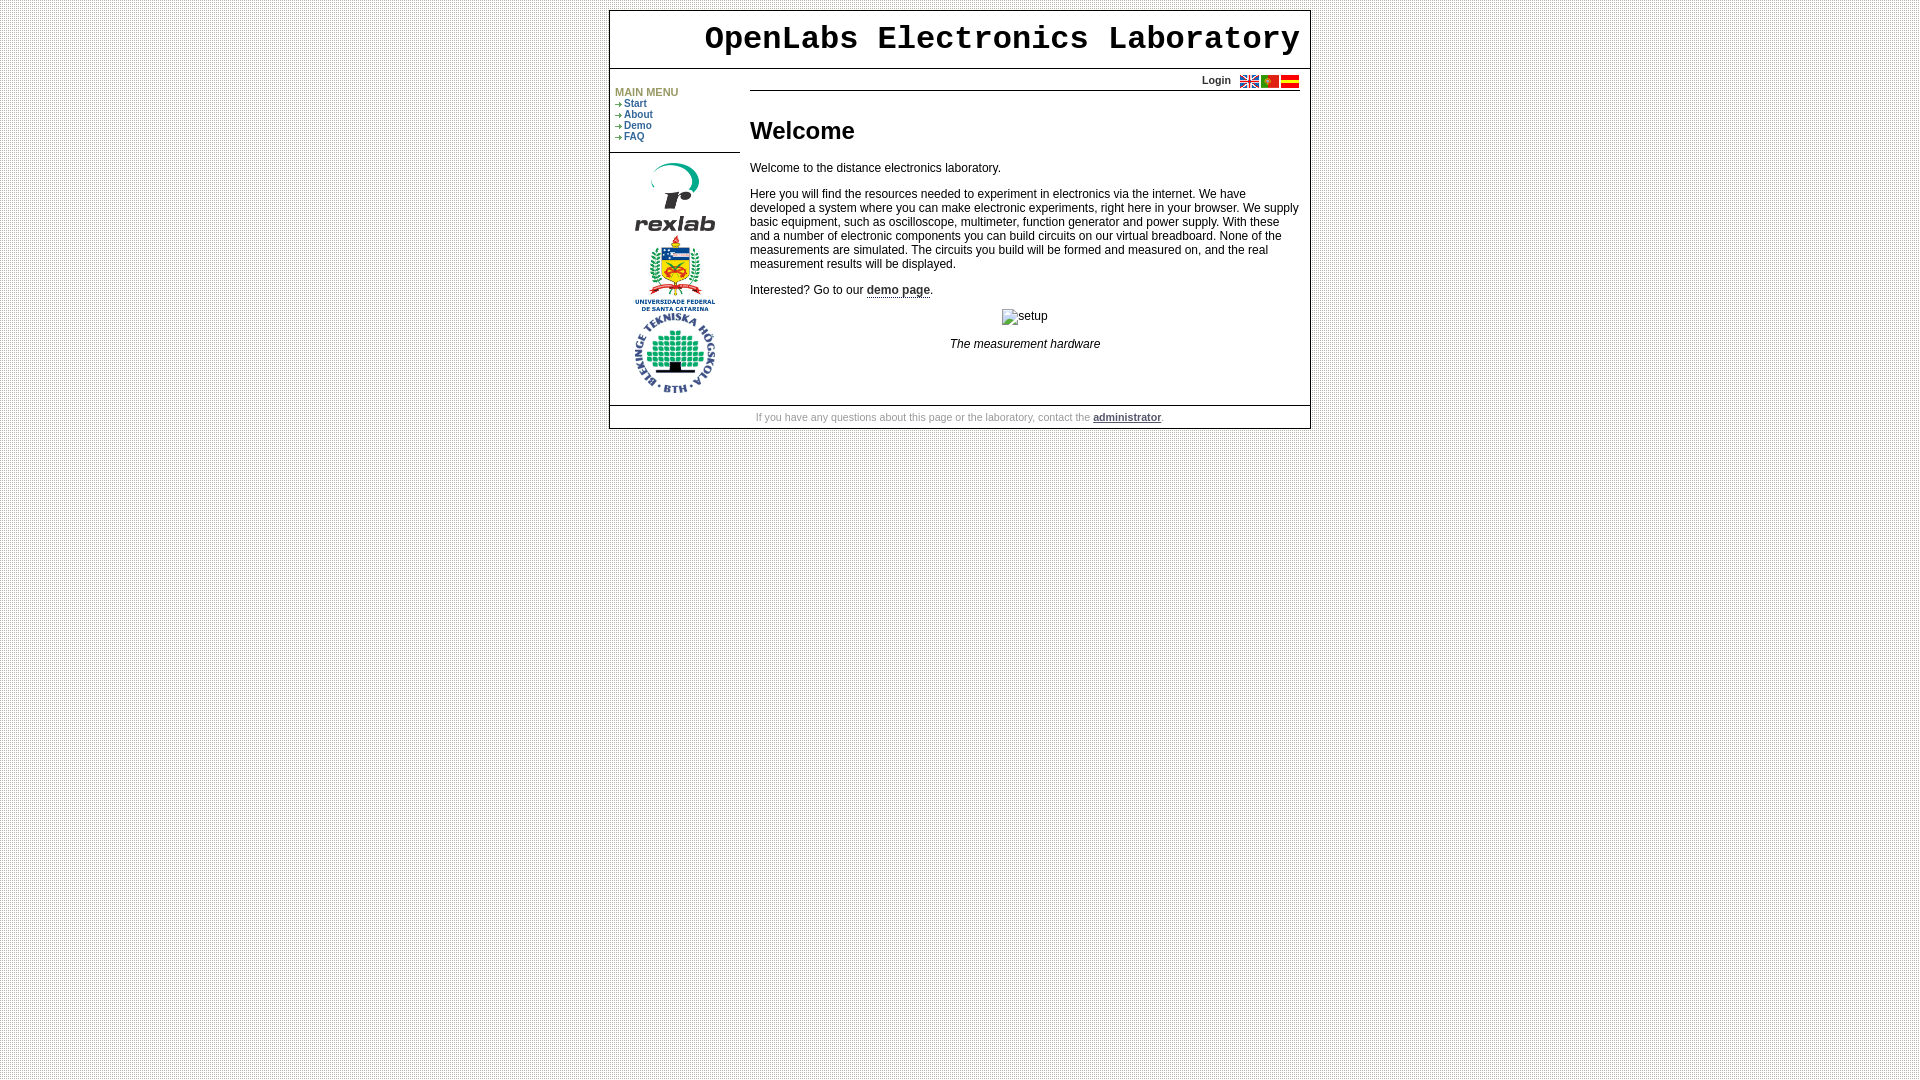 This screenshot has width=1920, height=1080. What do you see at coordinates (637, 114) in the screenshot?
I see `'About'` at bounding box center [637, 114].